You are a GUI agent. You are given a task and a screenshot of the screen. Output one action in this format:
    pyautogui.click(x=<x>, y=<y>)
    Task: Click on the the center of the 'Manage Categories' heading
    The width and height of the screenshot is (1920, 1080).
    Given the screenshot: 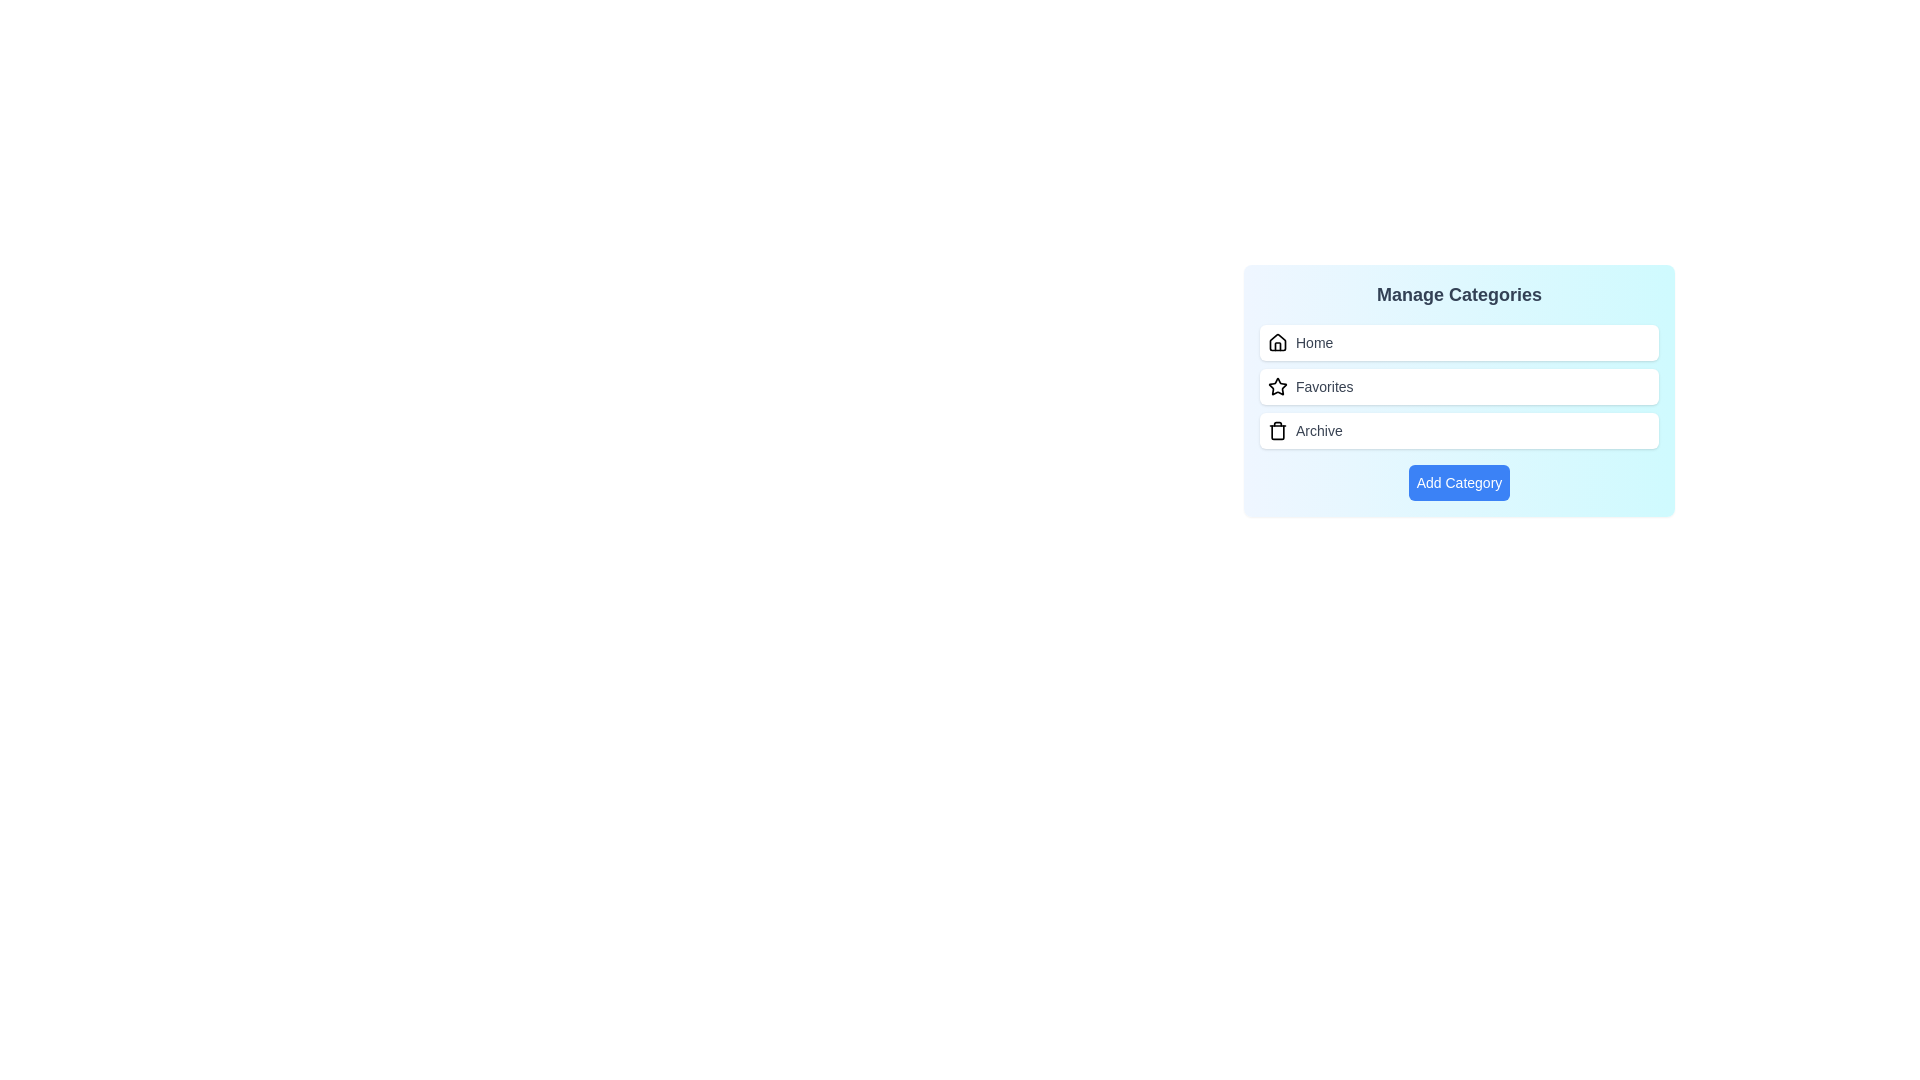 What is the action you would take?
    pyautogui.click(x=1459, y=294)
    